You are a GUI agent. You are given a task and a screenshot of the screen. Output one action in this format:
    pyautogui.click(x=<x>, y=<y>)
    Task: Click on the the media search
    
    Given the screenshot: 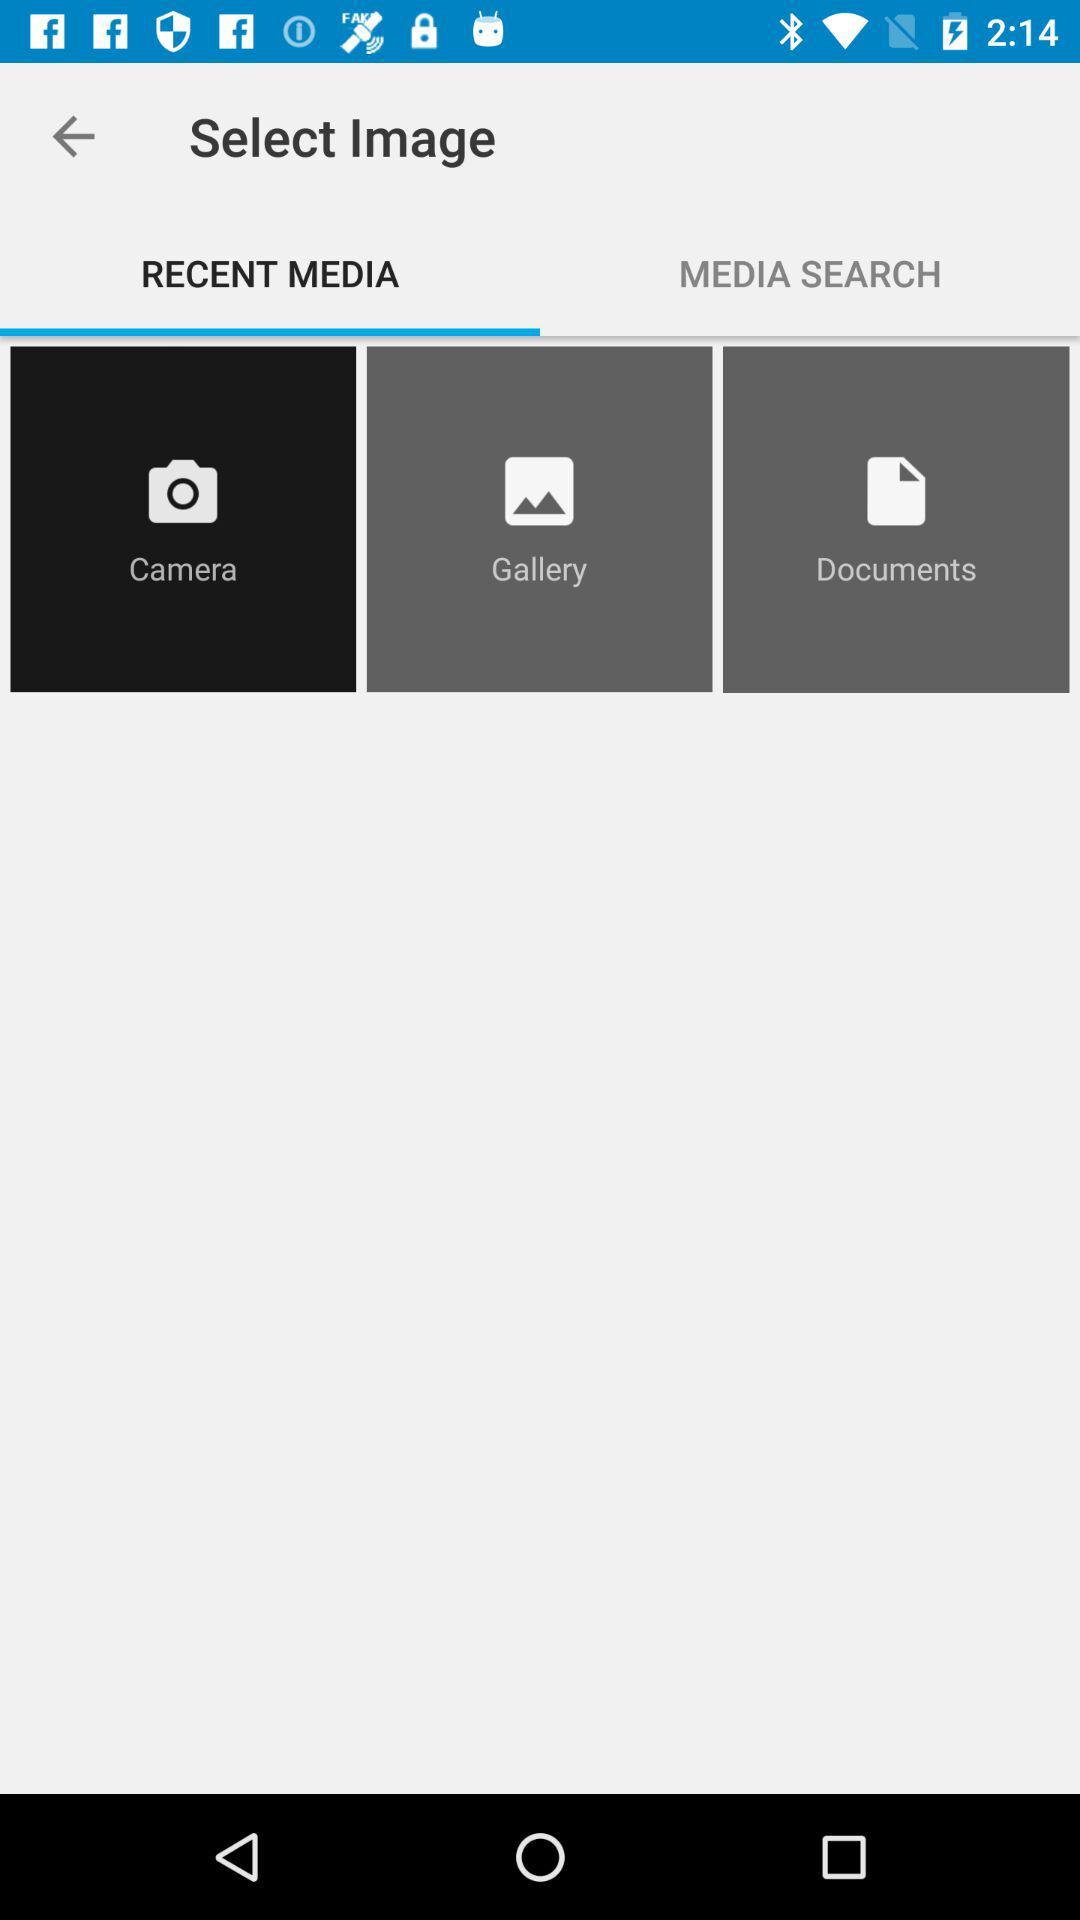 What is the action you would take?
    pyautogui.click(x=810, y=272)
    